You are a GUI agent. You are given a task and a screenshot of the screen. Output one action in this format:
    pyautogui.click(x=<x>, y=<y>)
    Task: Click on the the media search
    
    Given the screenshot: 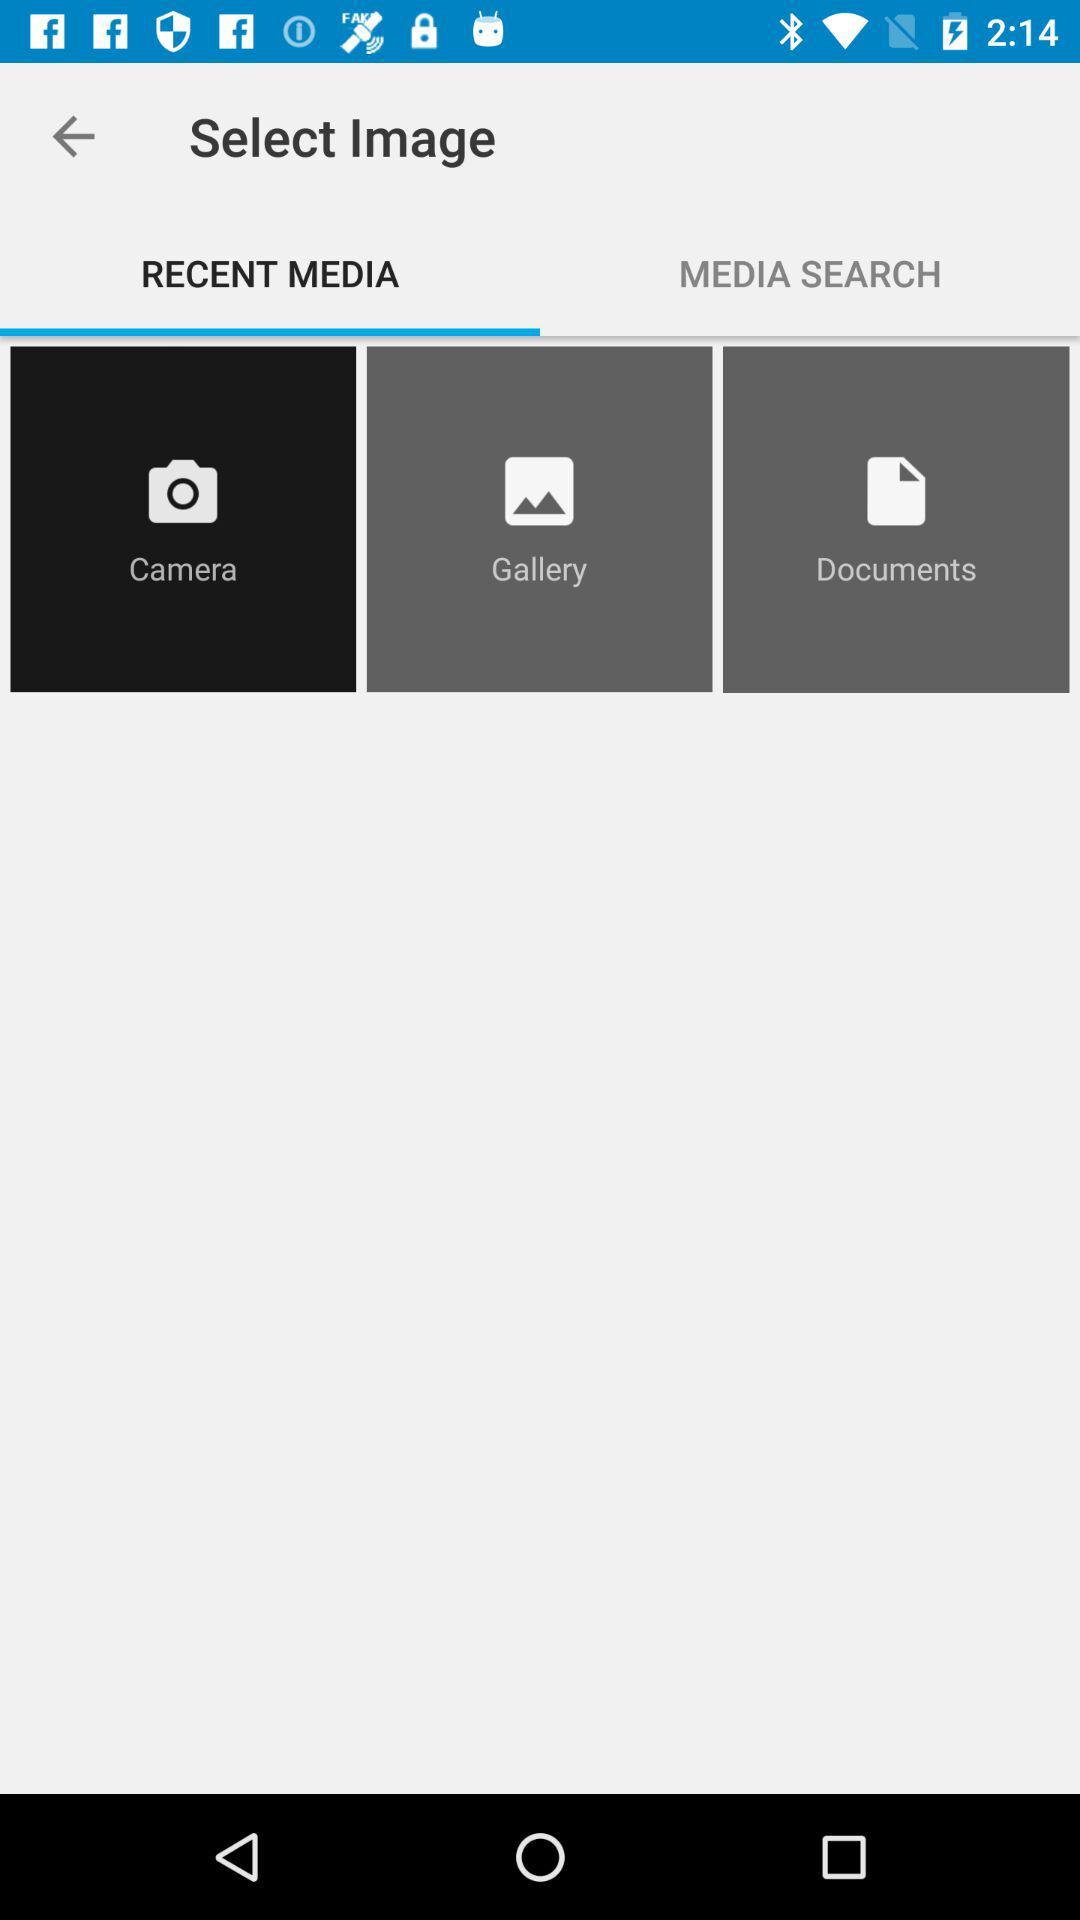 What is the action you would take?
    pyautogui.click(x=810, y=272)
    